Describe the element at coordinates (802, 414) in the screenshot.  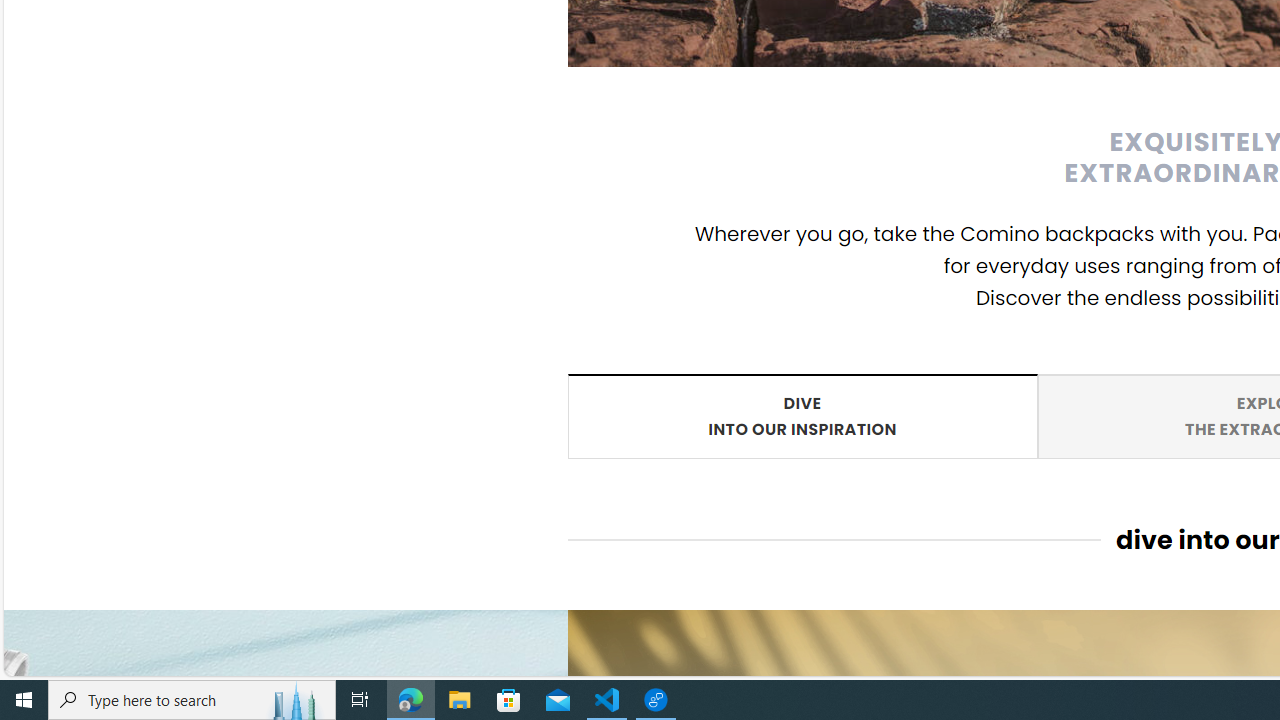
I see `'DIVE INTO OUR INSPIRATION'` at that location.